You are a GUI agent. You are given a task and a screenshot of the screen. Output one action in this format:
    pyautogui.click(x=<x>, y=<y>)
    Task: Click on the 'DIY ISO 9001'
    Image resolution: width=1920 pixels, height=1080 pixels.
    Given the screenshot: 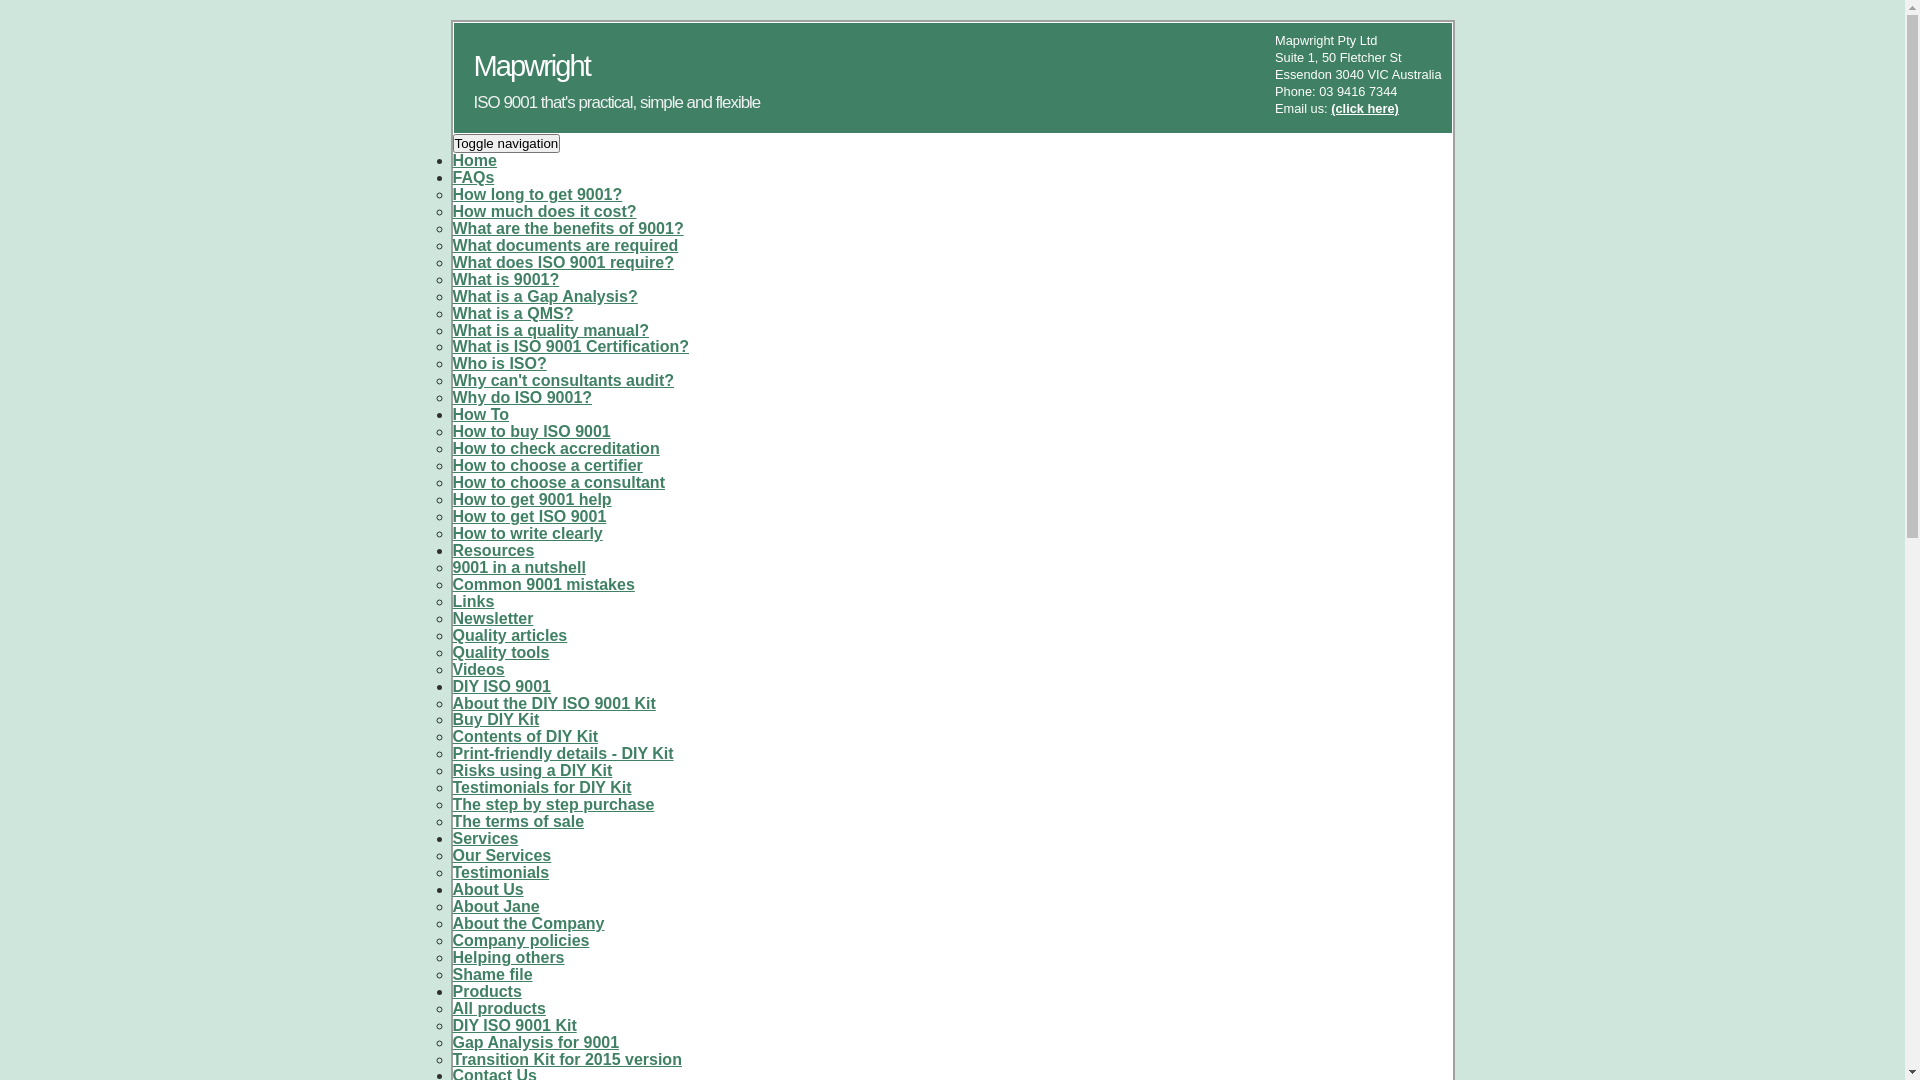 What is the action you would take?
    pyautogui.click(x=500, y=685)
    